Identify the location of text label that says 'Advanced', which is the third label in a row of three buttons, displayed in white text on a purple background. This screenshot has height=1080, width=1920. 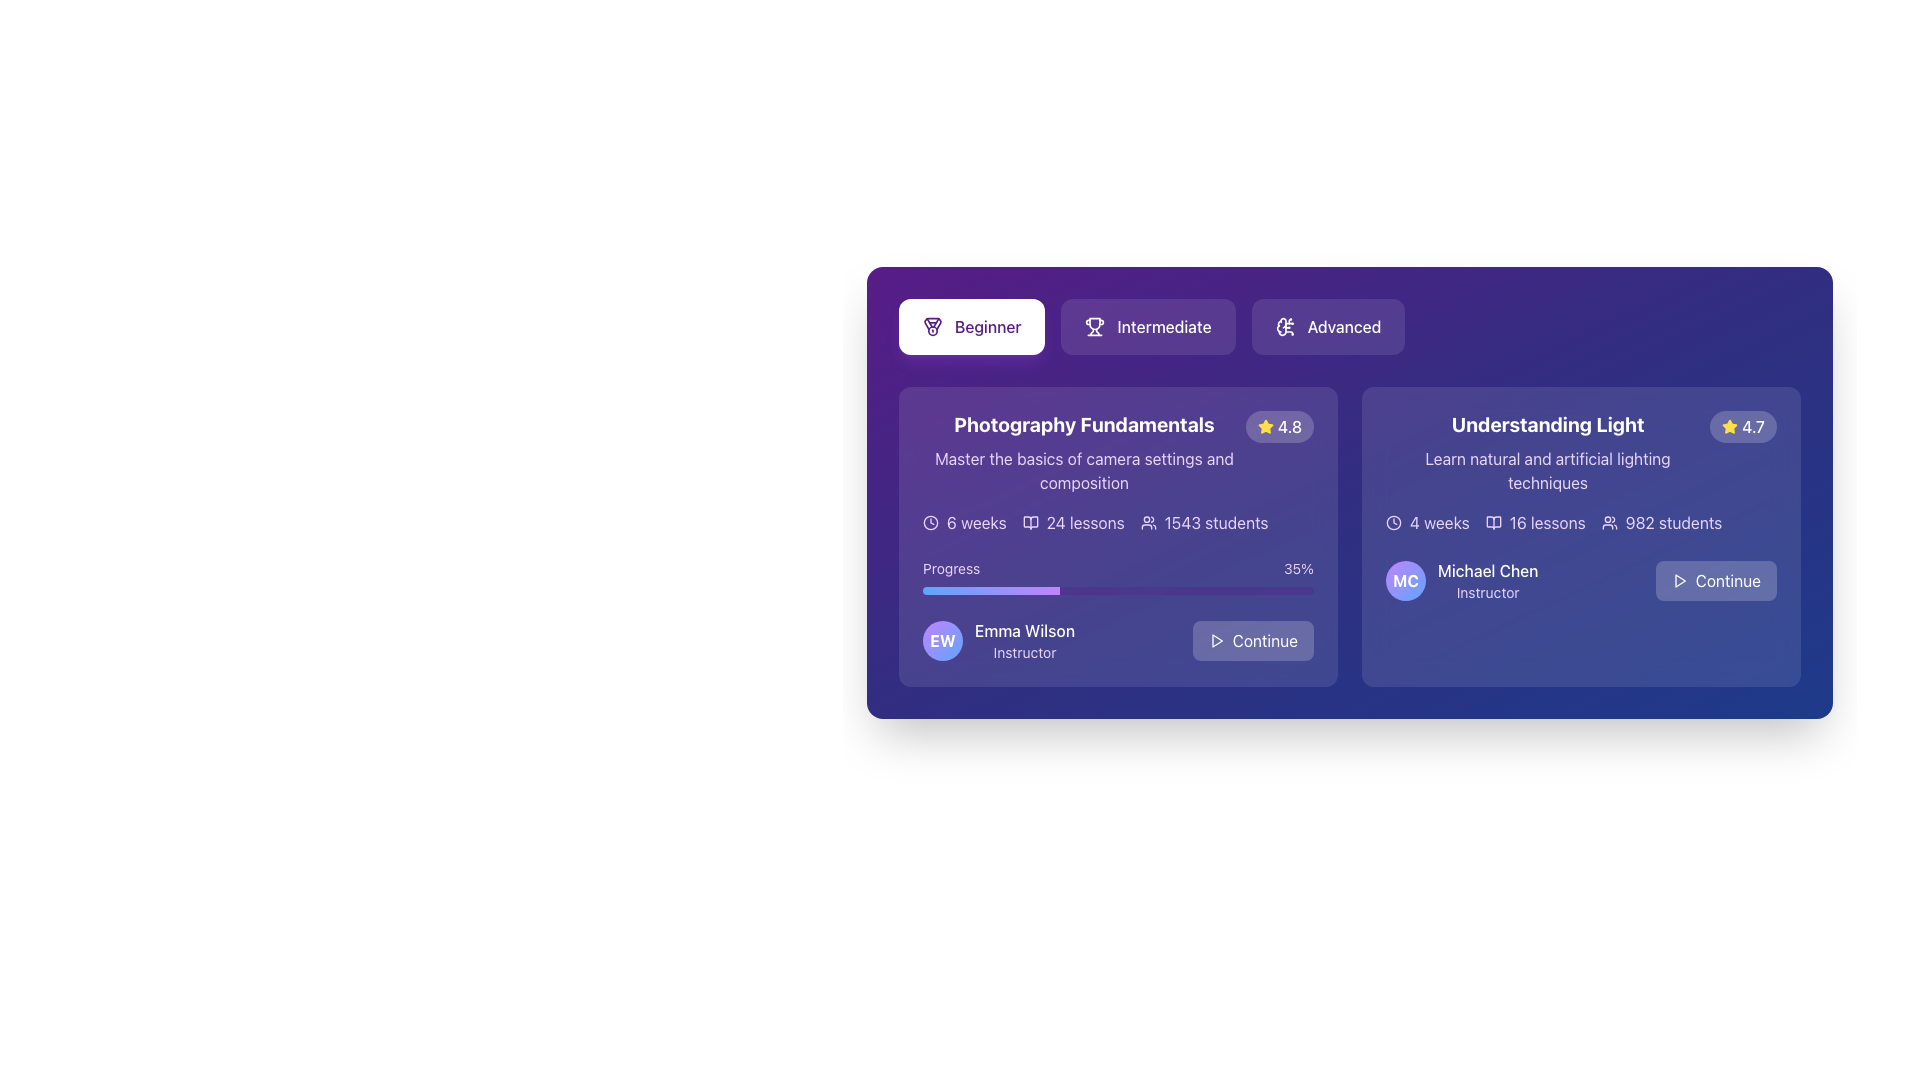
(1344, 326).